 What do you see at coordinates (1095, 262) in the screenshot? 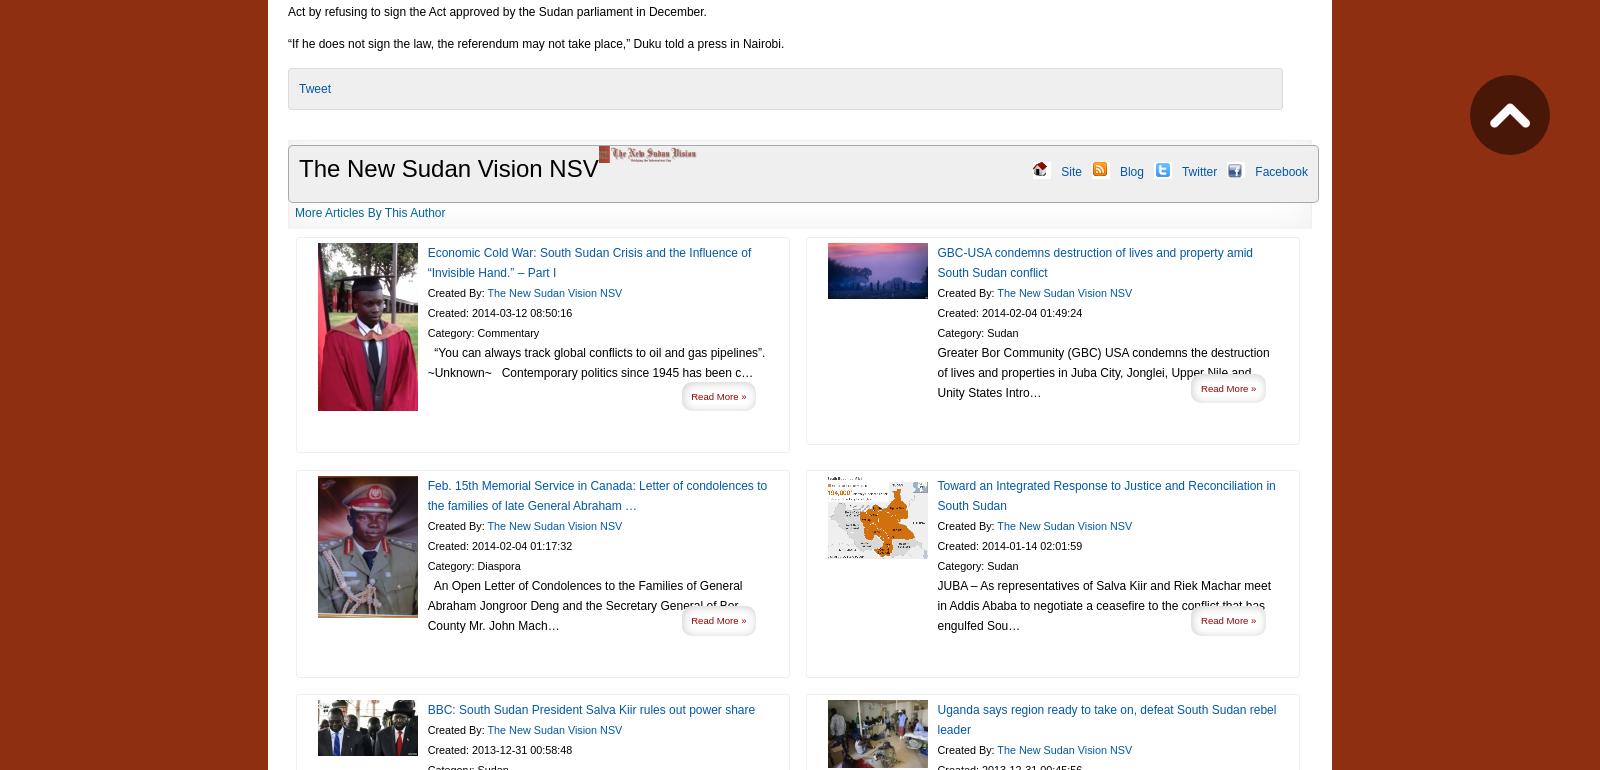
I see `'GBC-USA condemns destruction of lives and property amid South Sudan conflict'` at bounding box center [1095, 262].